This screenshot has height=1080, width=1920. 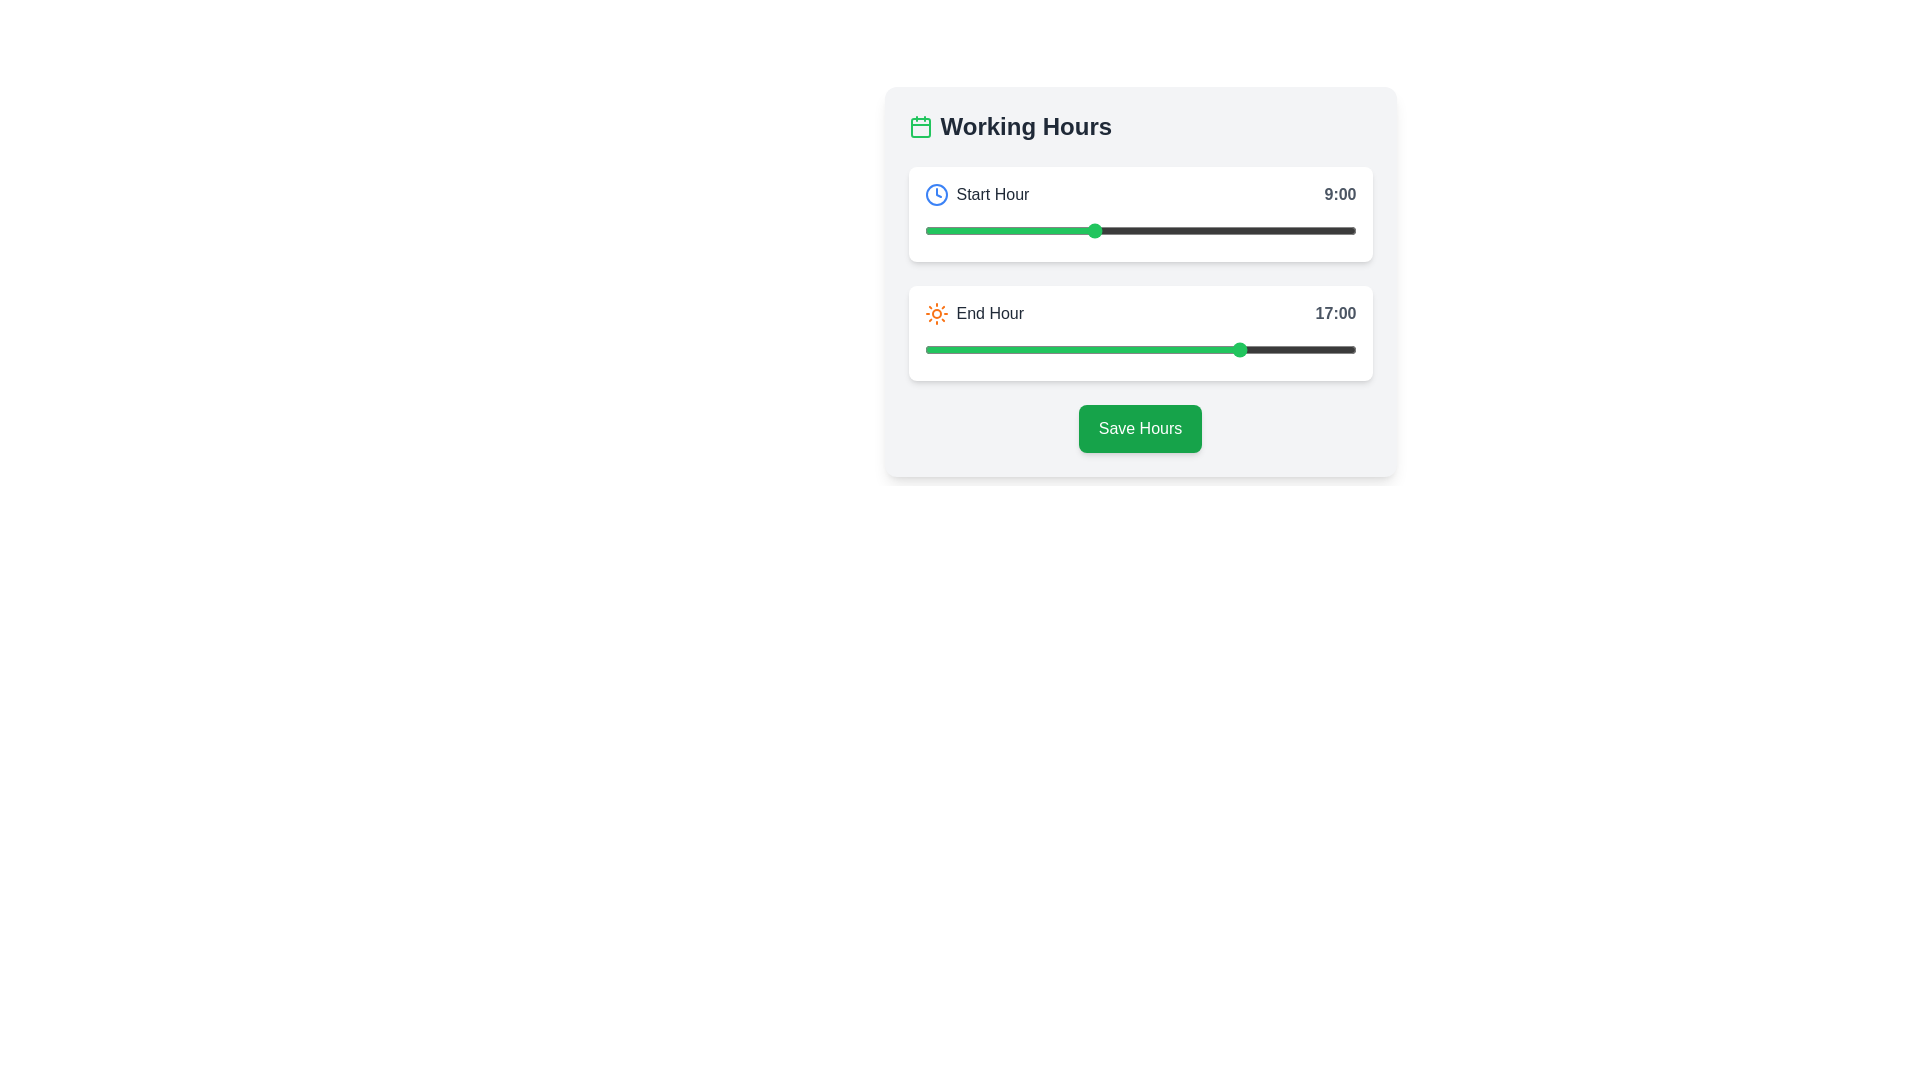 What do you see at coordinates (919, 127) in the screenshot?
I see `the green calendar icon with rounded edges located to the left of the 'Working Hours' text` at bounding box center [919, 127].